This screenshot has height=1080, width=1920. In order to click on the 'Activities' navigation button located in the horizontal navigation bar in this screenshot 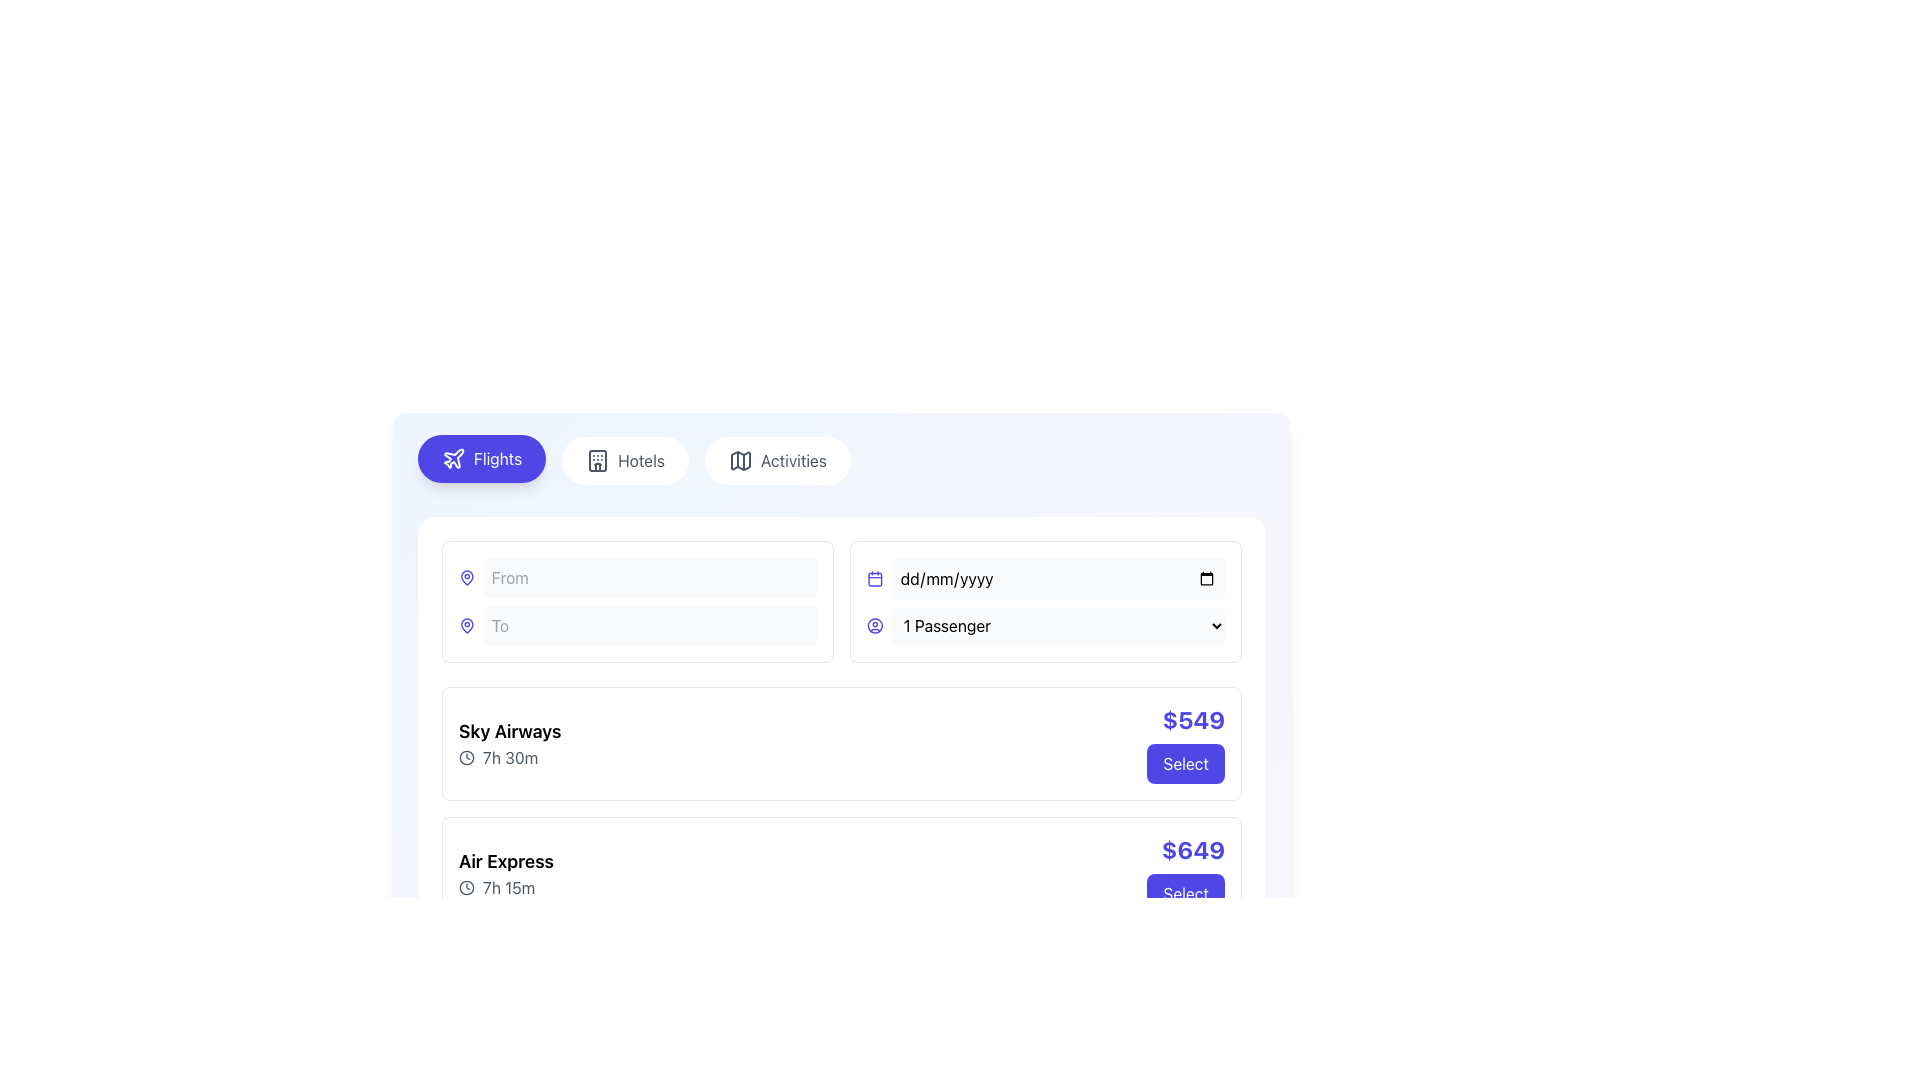, I will do `click(776, 461)`.